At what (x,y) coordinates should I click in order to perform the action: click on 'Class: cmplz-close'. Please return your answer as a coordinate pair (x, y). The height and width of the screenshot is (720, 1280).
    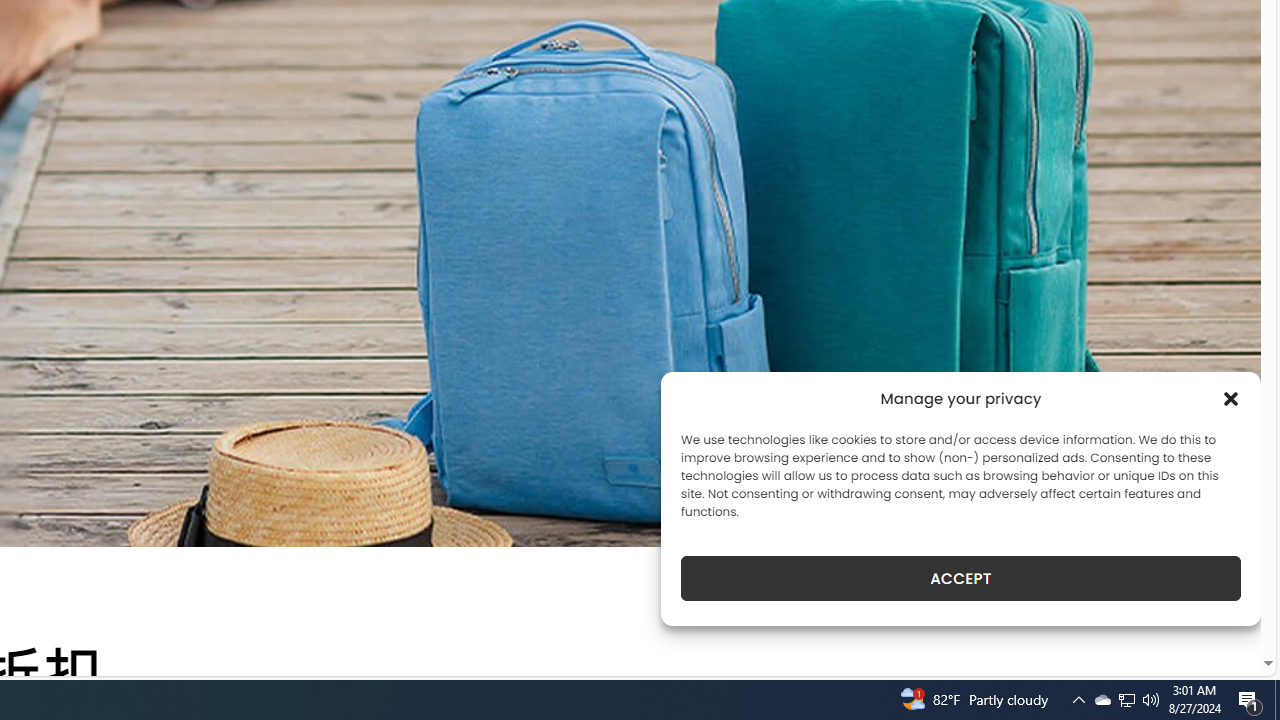
    Looking at the image, I should click on (1230, 398).